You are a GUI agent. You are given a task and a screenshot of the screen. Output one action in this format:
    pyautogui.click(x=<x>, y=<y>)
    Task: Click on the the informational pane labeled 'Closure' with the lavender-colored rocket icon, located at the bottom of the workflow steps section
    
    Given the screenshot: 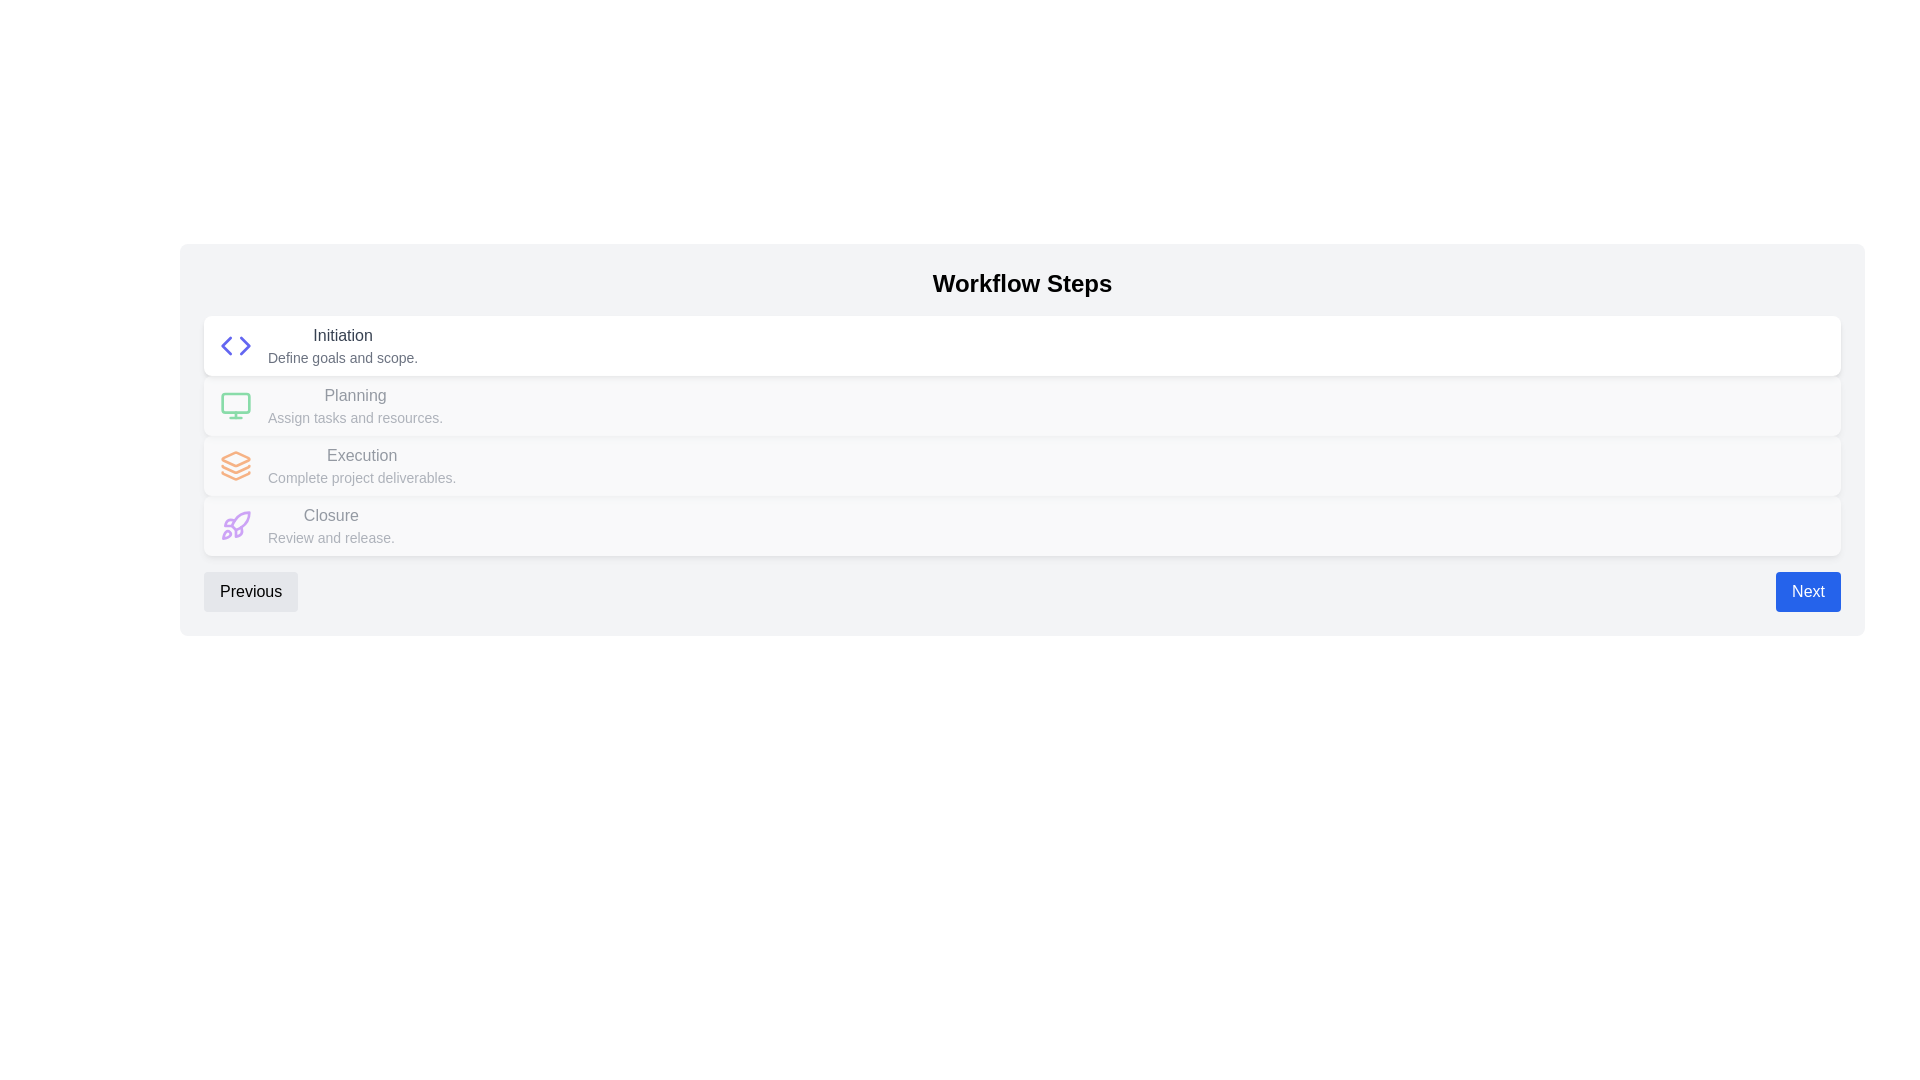 What is the action you would take?
    pyautogui.click(x=1022, y=524)
    